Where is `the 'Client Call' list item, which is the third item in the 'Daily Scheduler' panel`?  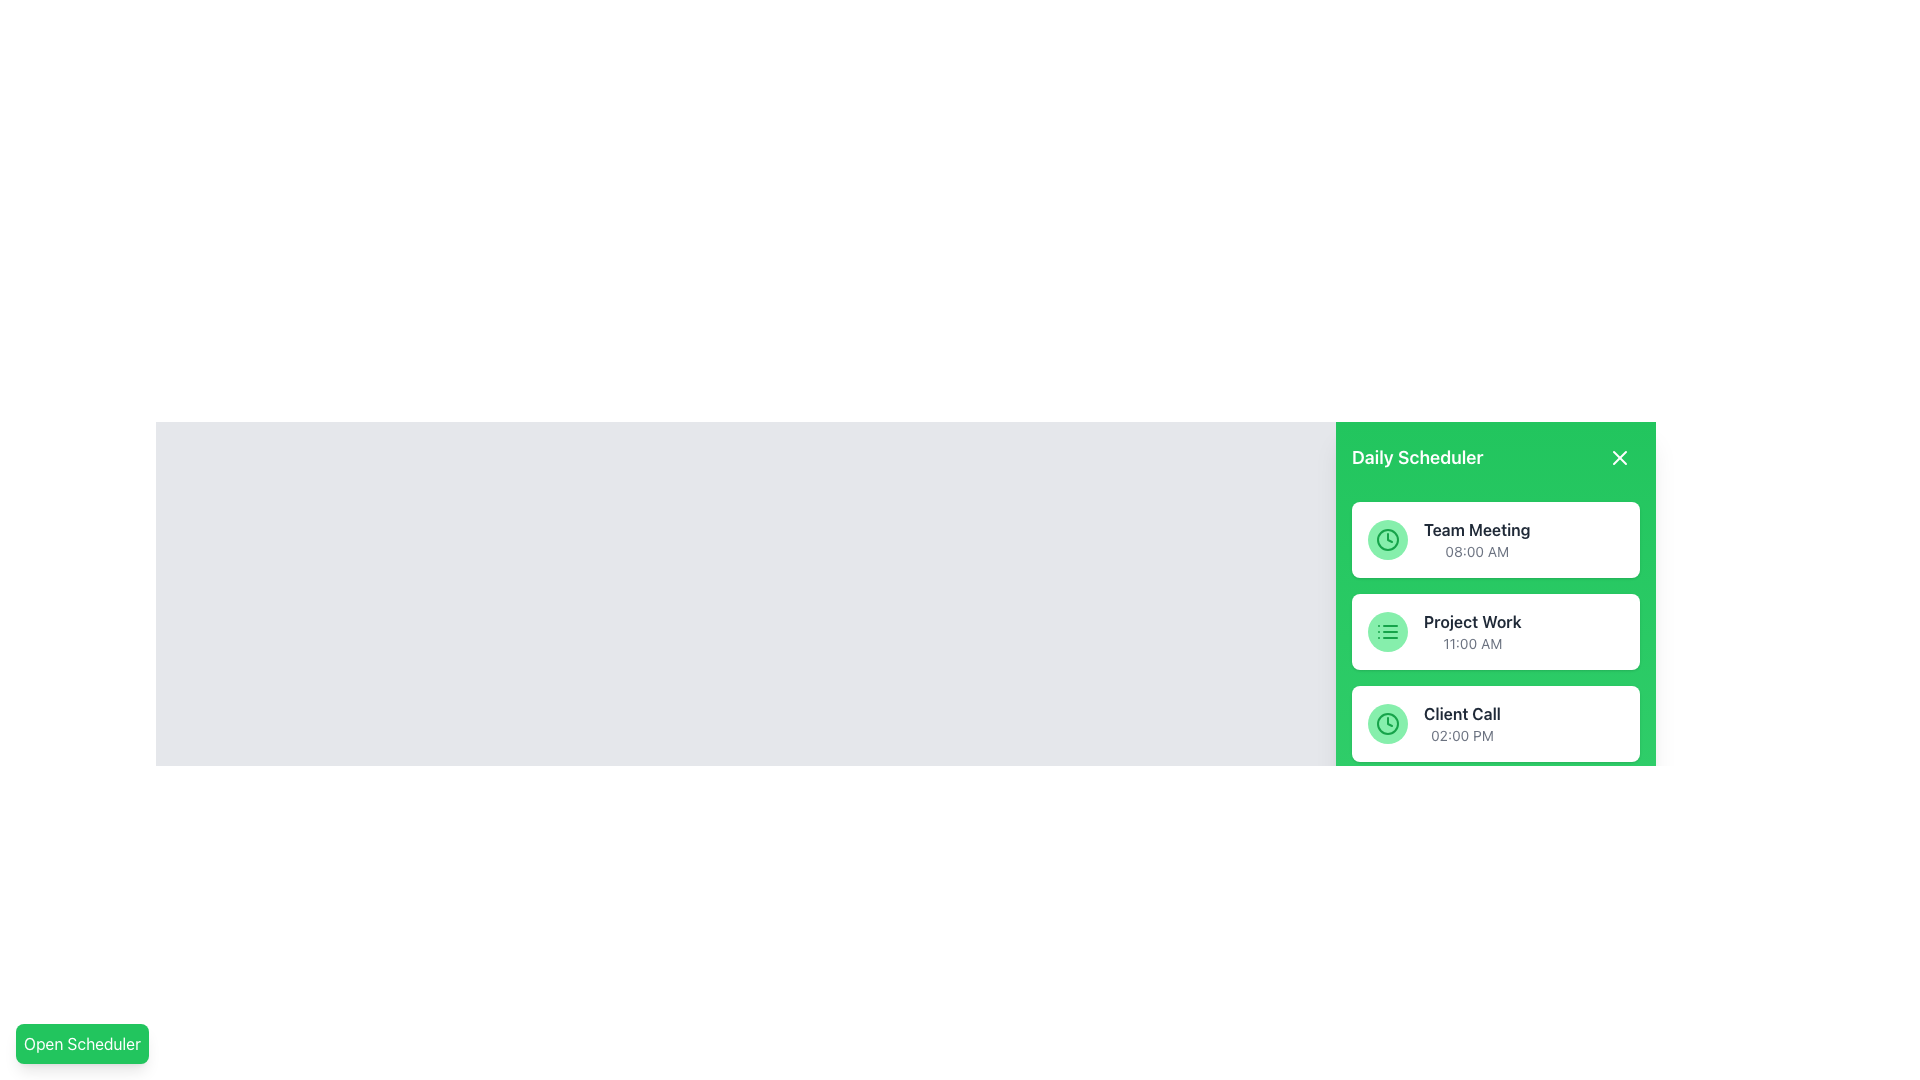
the 'Client Call' list item, which is the third item in the 'Daily Scheduler' panel is located at coordinates (1496, 724).